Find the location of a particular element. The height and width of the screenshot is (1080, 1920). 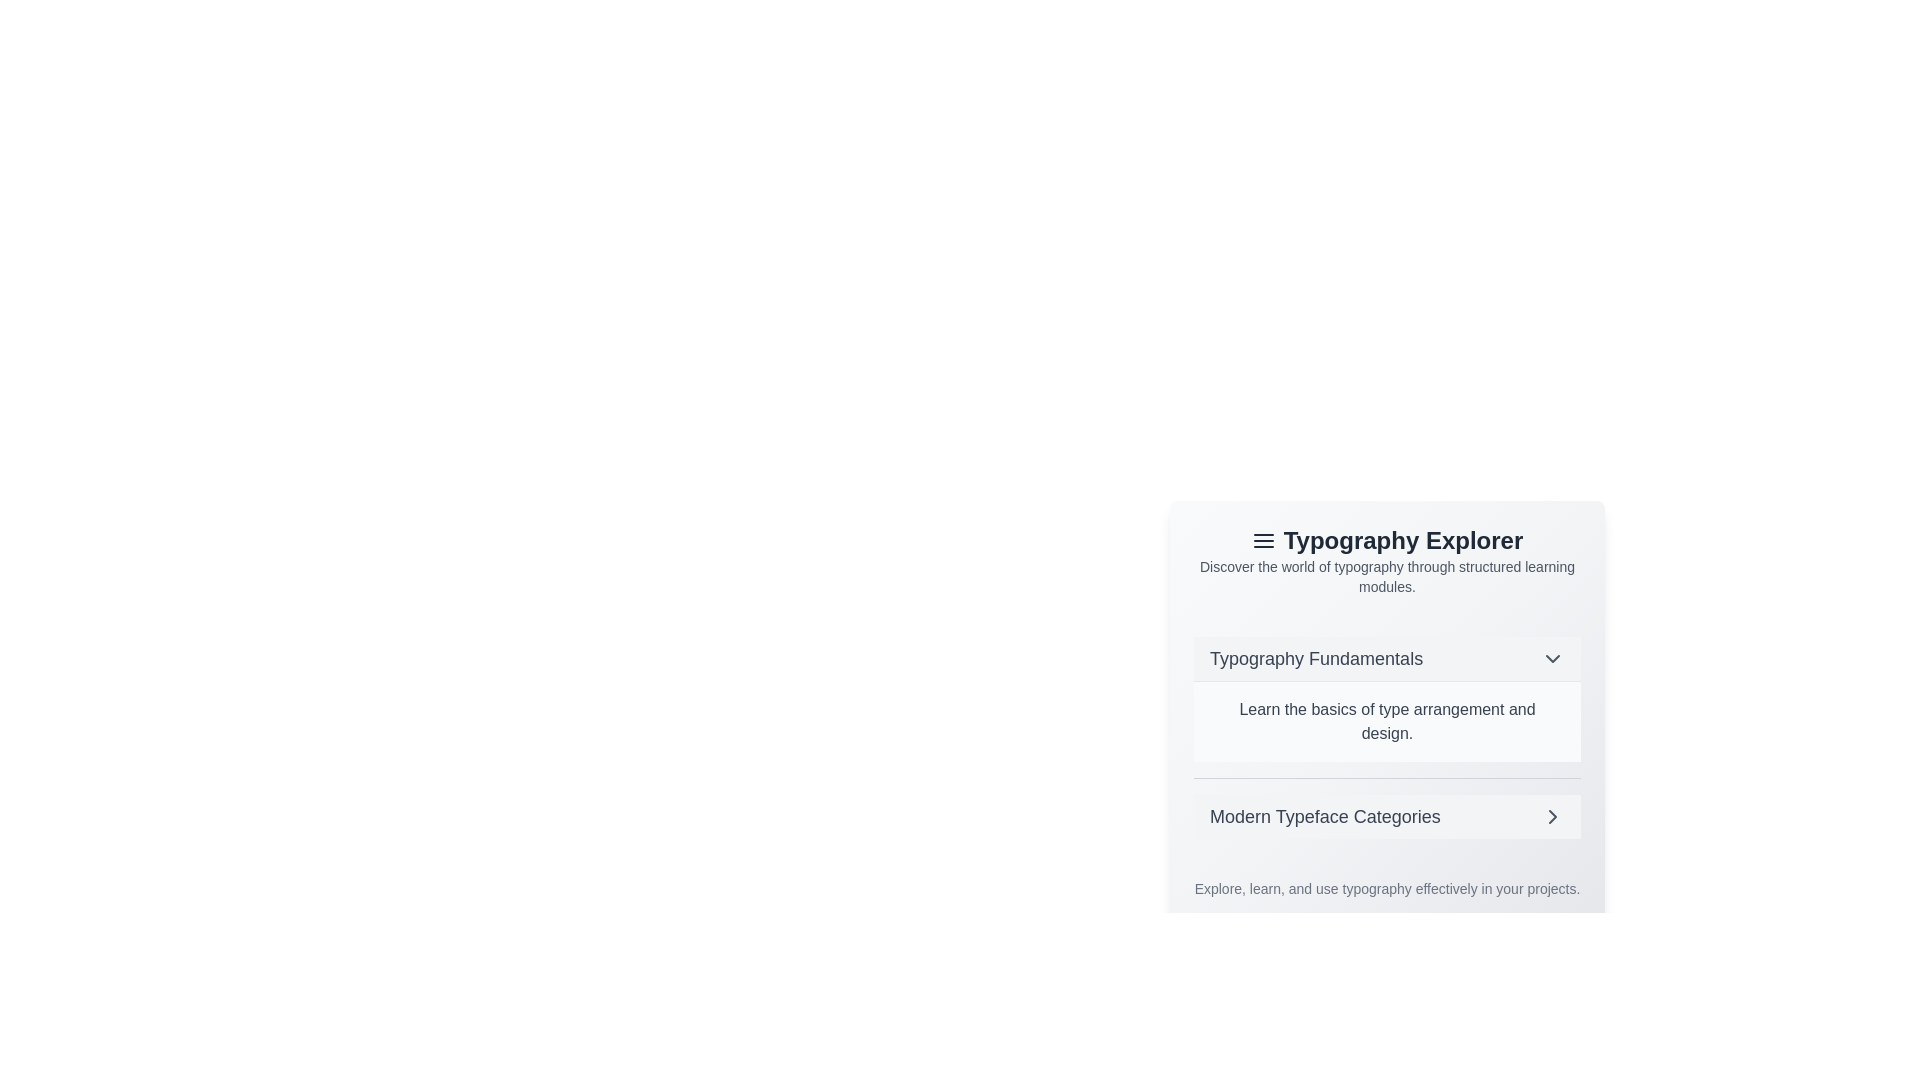

the Chevron Icon located to the right of the text label in the 'Typography Fundamentals' section is located at coordinates (1552, 659).